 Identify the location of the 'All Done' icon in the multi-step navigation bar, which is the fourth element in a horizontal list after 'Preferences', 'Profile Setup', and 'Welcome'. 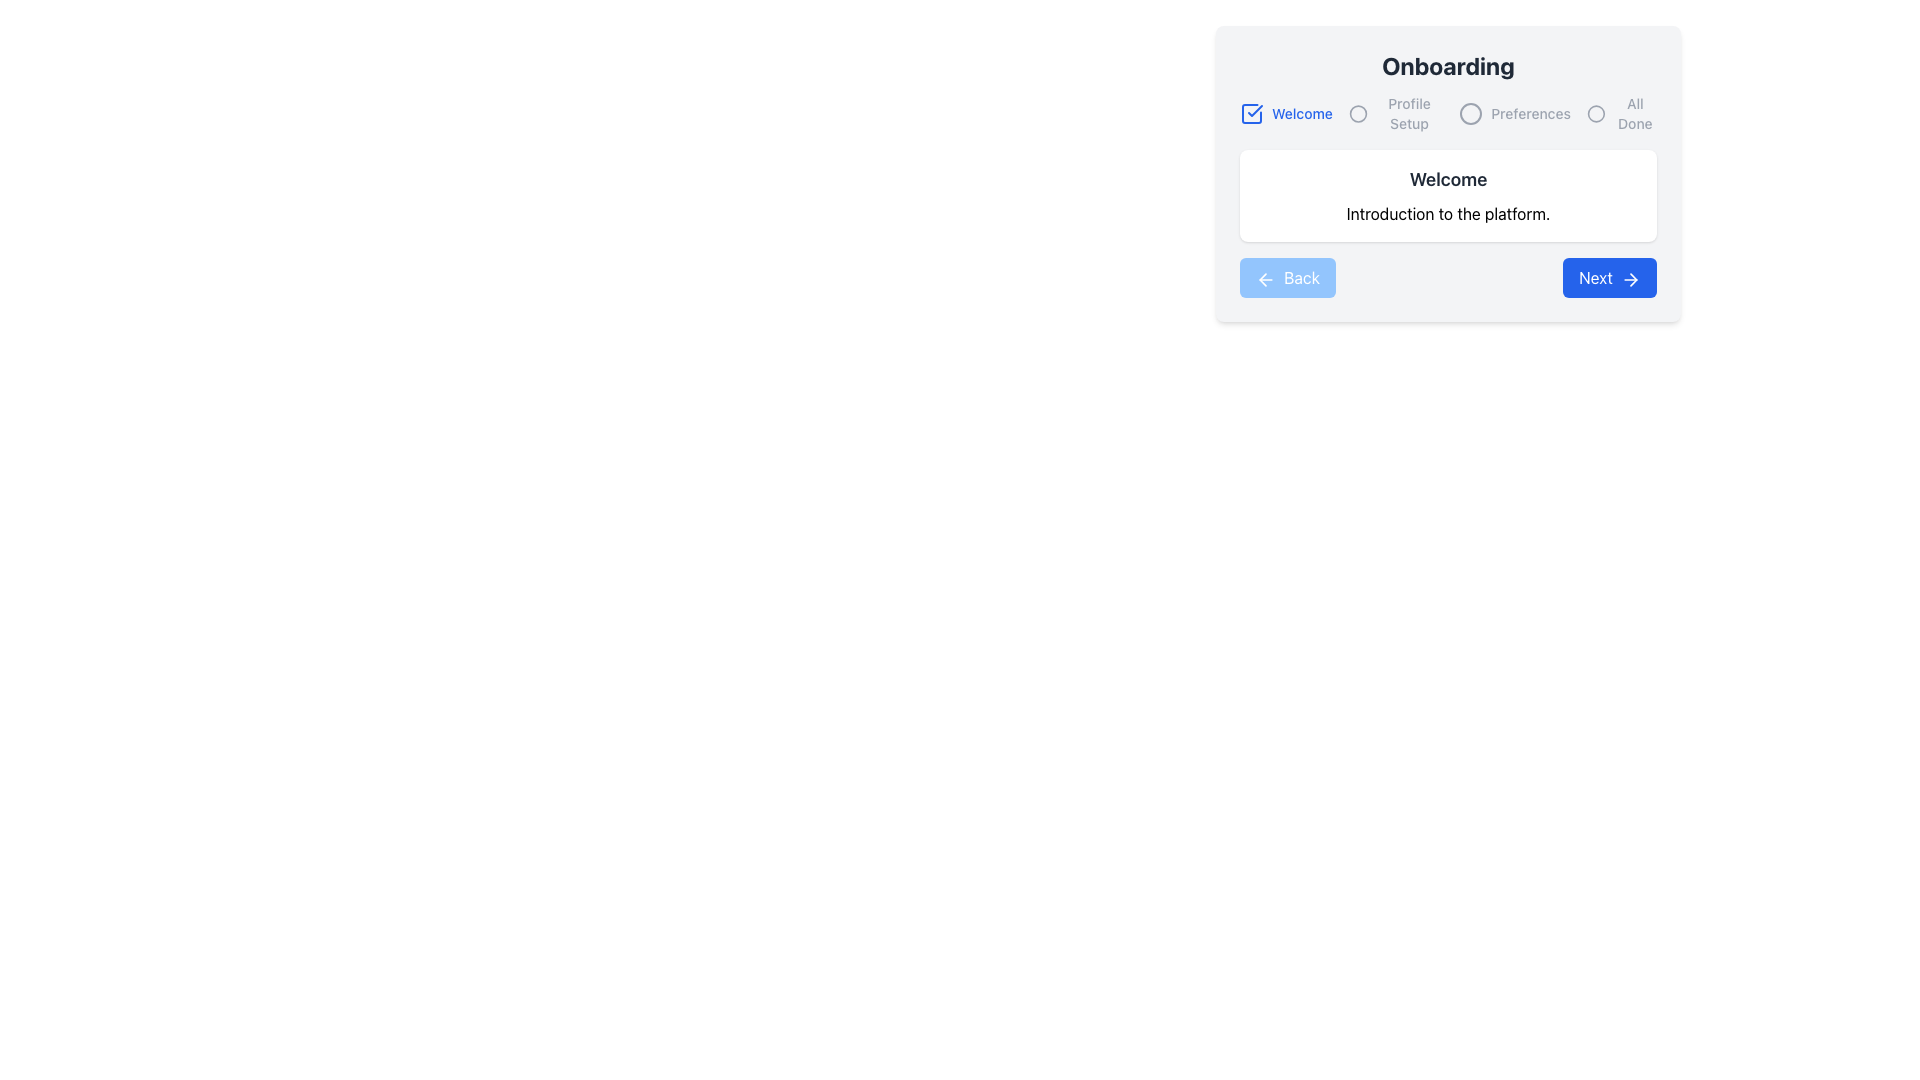
(1622, 114).